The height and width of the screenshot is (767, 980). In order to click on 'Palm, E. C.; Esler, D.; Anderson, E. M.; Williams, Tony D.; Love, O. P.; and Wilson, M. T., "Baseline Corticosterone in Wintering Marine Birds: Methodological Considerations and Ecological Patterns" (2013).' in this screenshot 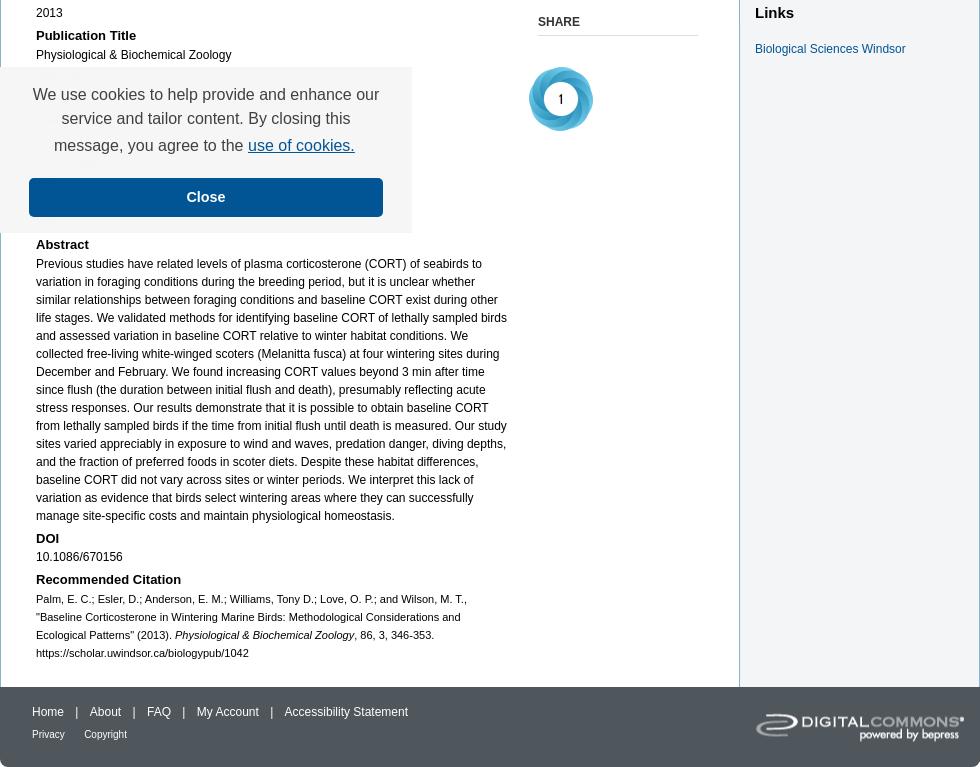, I will do `click(250, 615)`.